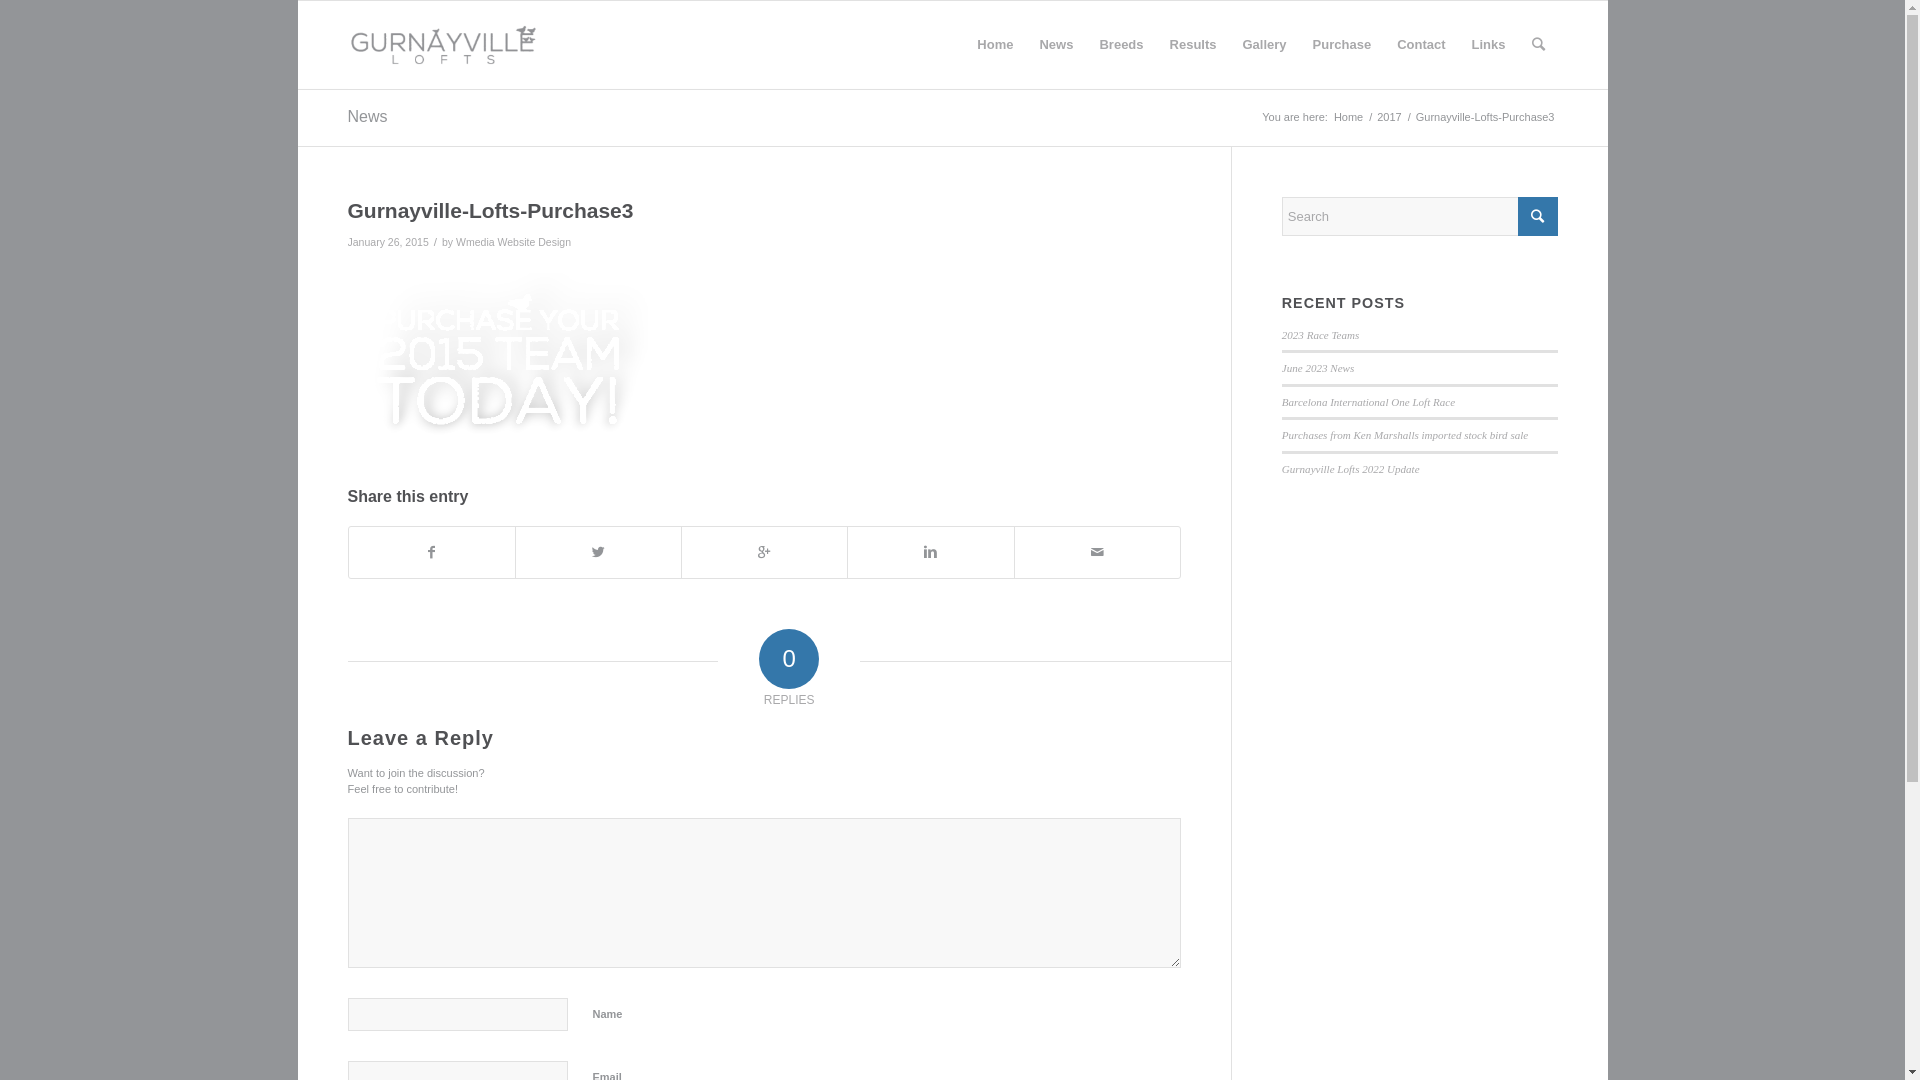  Describe the element at coordinates (1055, 45) in the screenshot. I see `'News'` at that location.